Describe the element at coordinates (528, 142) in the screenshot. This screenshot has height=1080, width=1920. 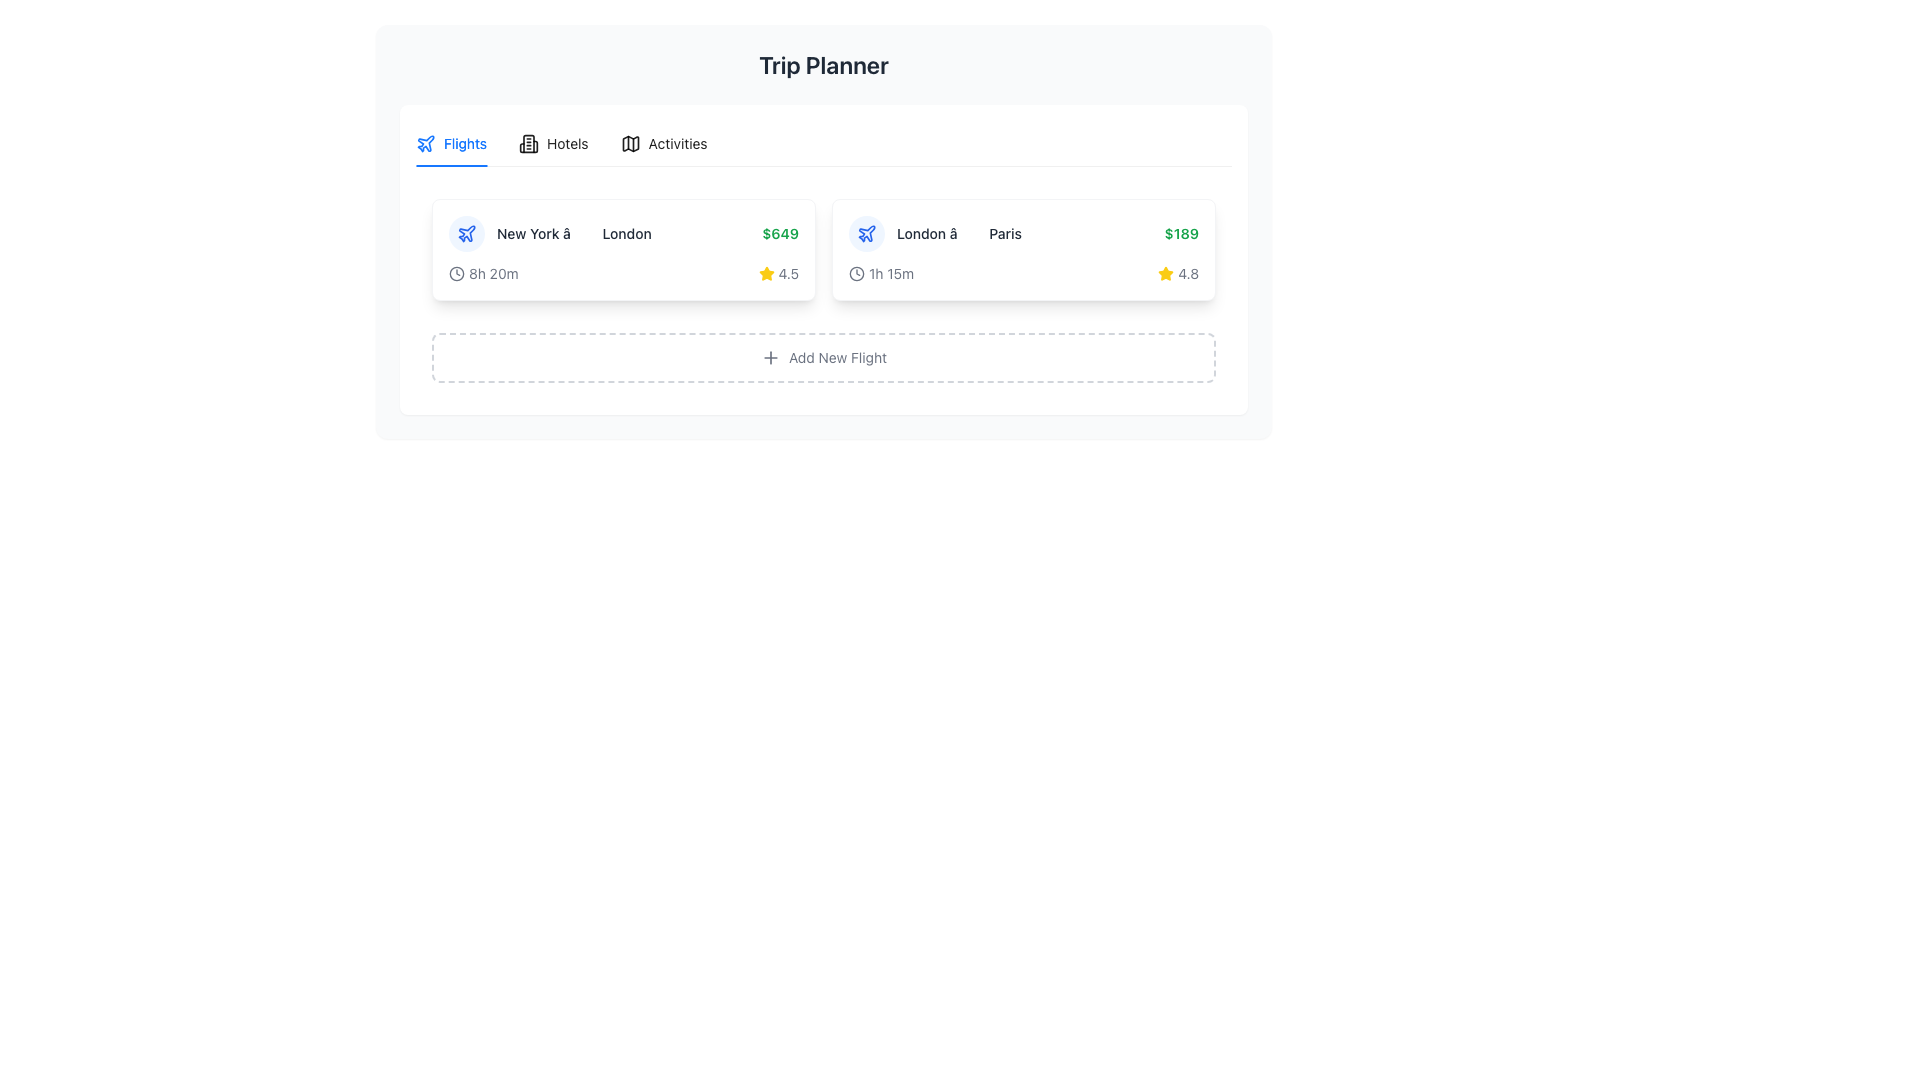
I see `the interactive UI icon resembling a building in the navigation bar` at that location.